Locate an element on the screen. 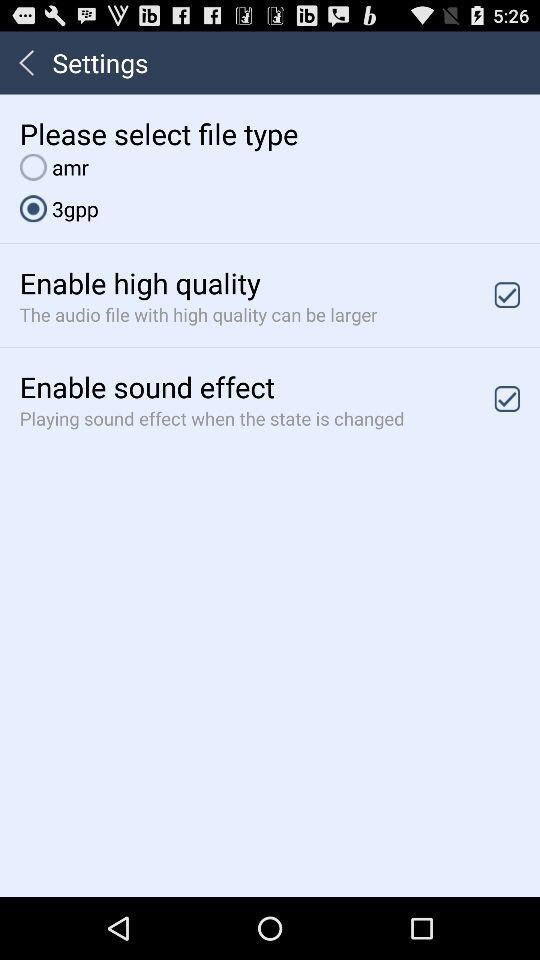 This screenshot has width=540, height=960. the button which says 3gpp is located at coordinates (59, 208).